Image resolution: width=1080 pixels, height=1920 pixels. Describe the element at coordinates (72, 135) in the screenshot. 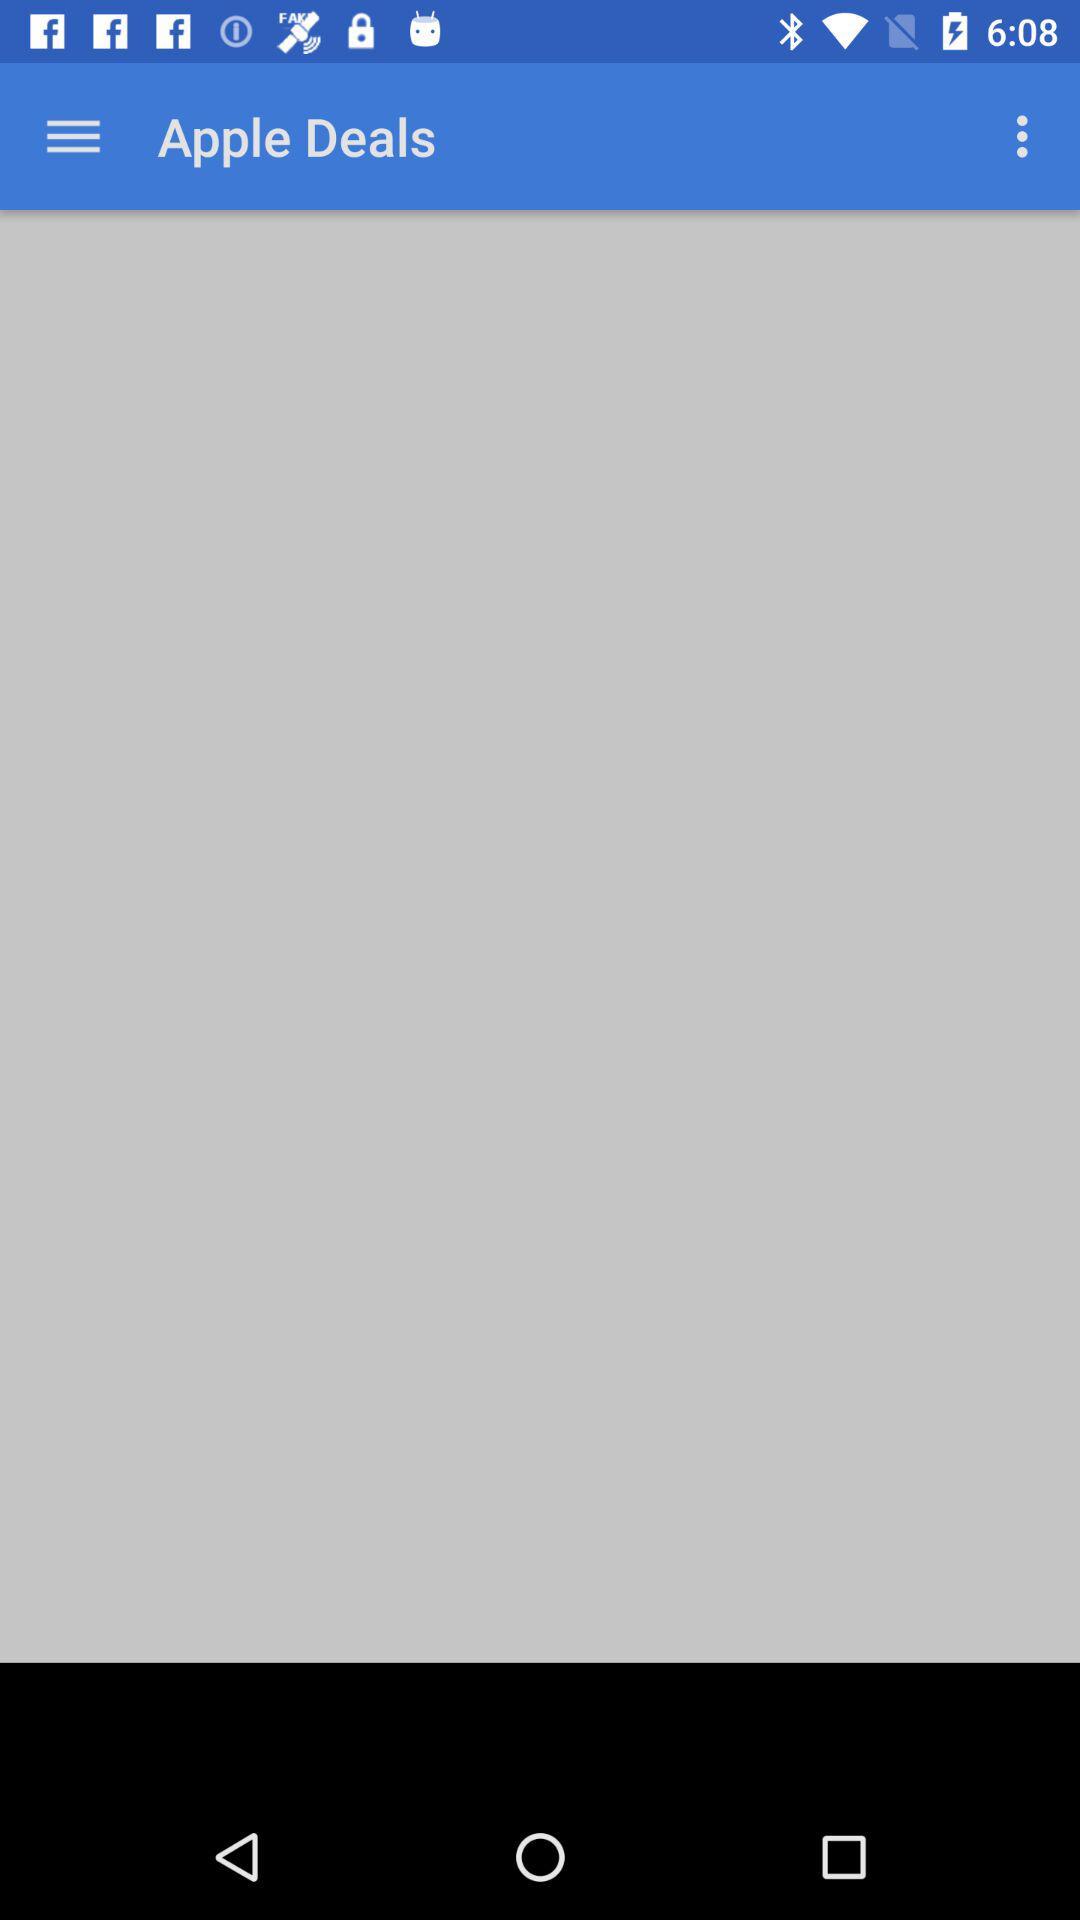

I see `app to the left of apple deals item` at that location.